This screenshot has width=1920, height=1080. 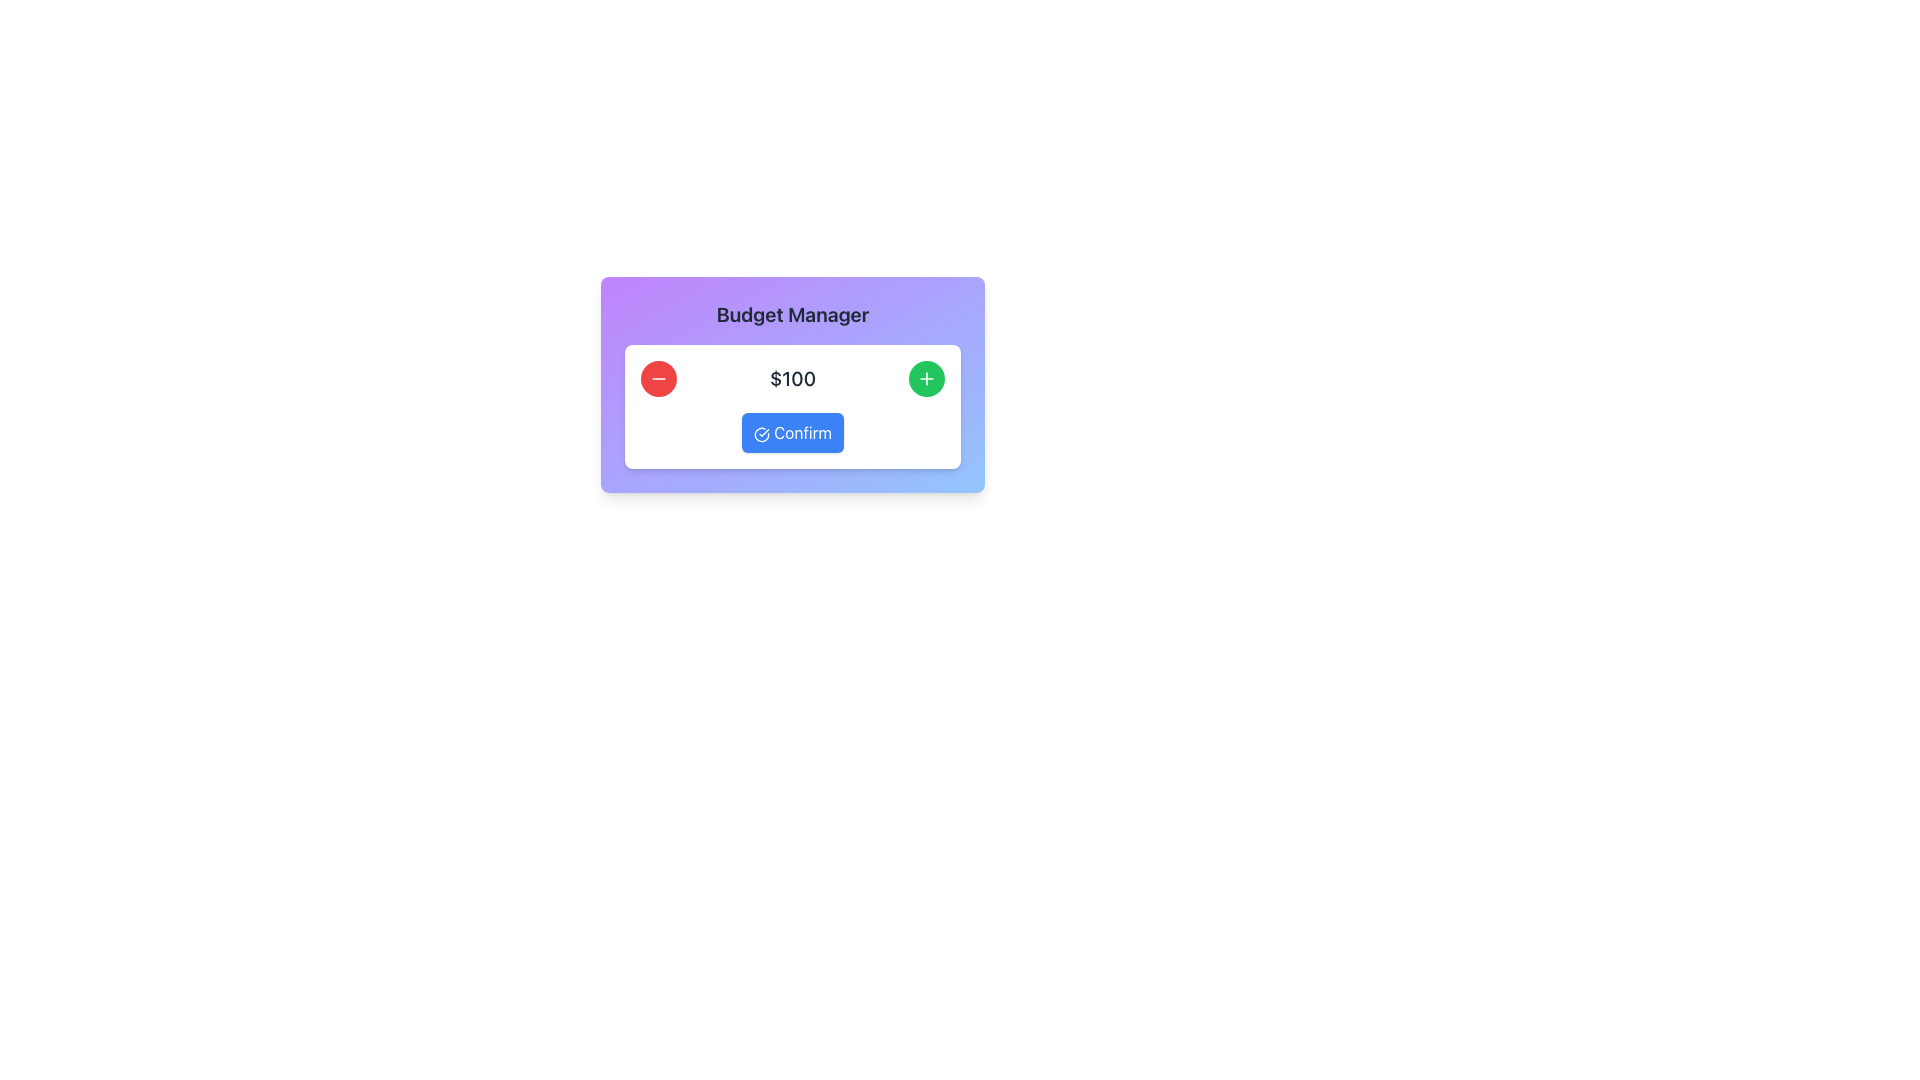 I want to click on the Text Display element that shows the current value of '$100', centrally positioned between the decrease and increase buttons, so click(x=791, y=378).